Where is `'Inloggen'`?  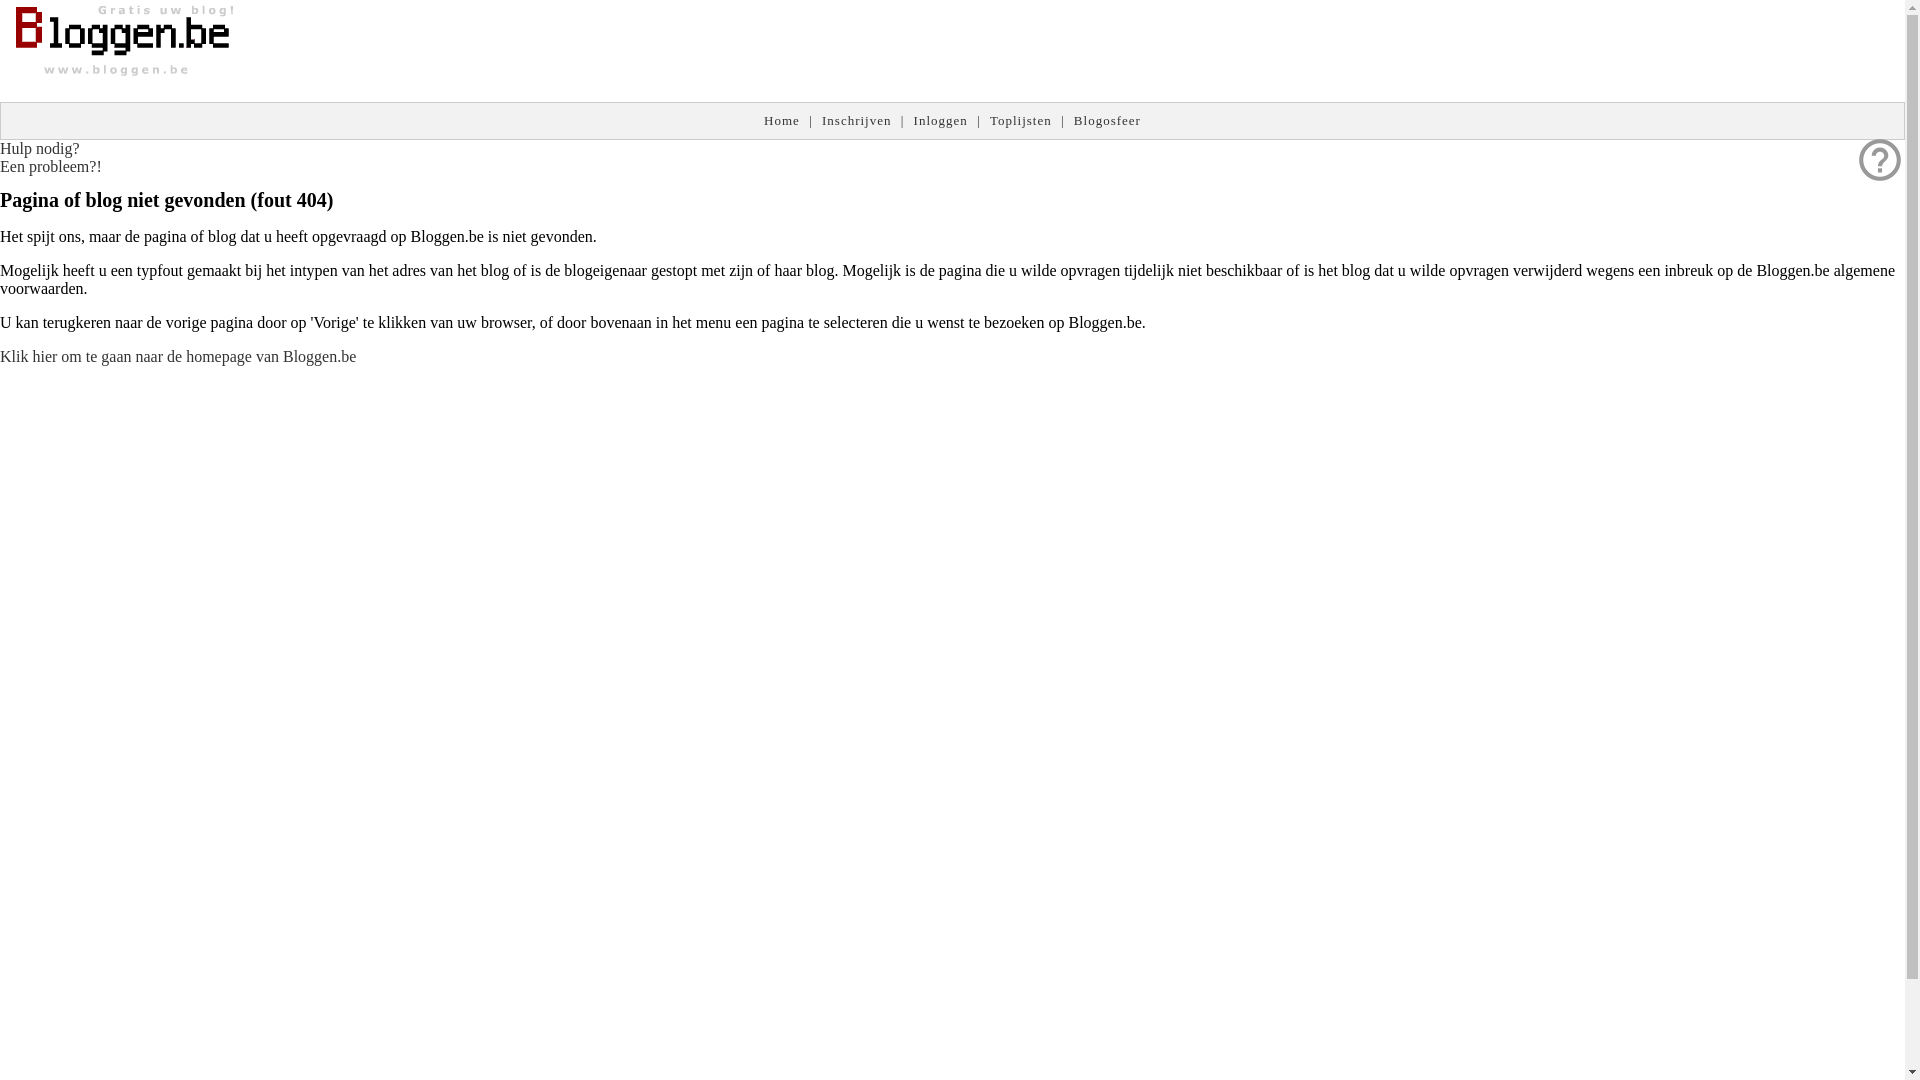 'Inloggen' is located at coordinates (939, 120).